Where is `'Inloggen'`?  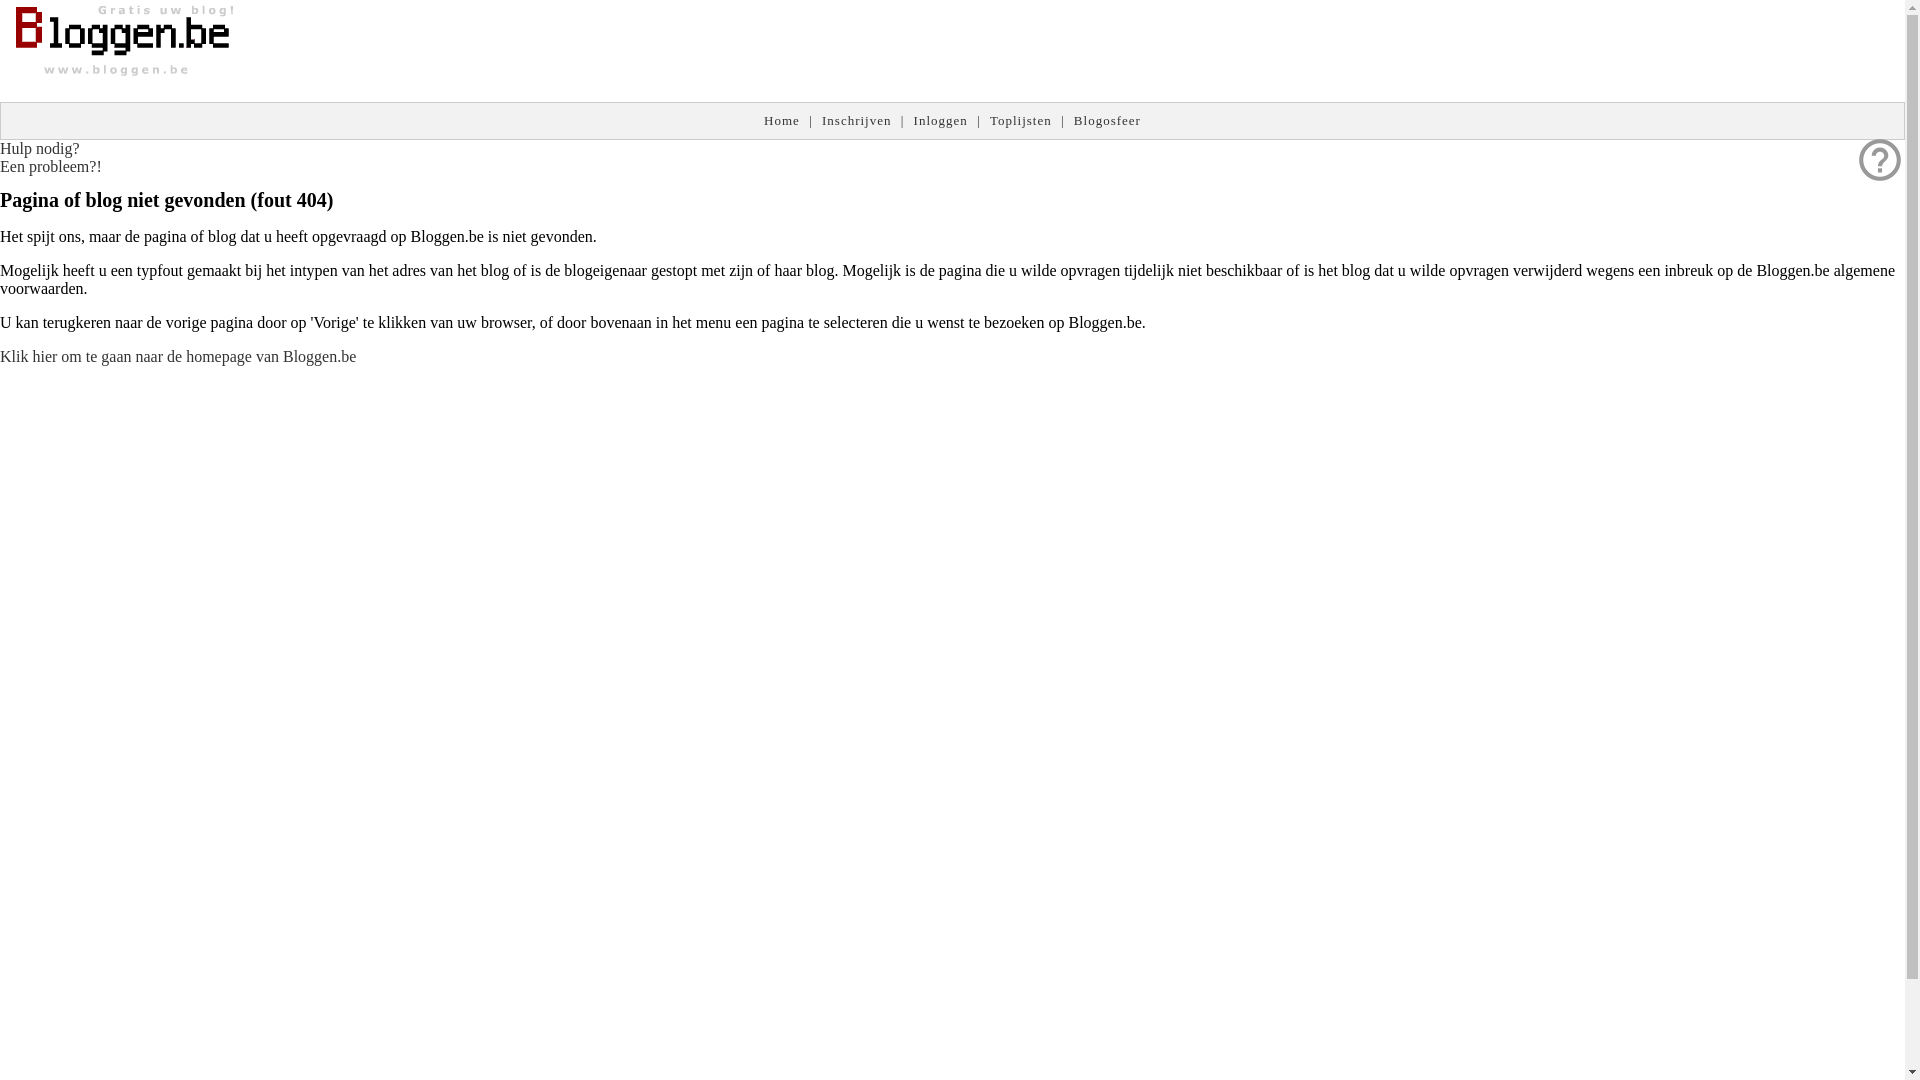 'Inloggen' is located at coordinates (939, 120).